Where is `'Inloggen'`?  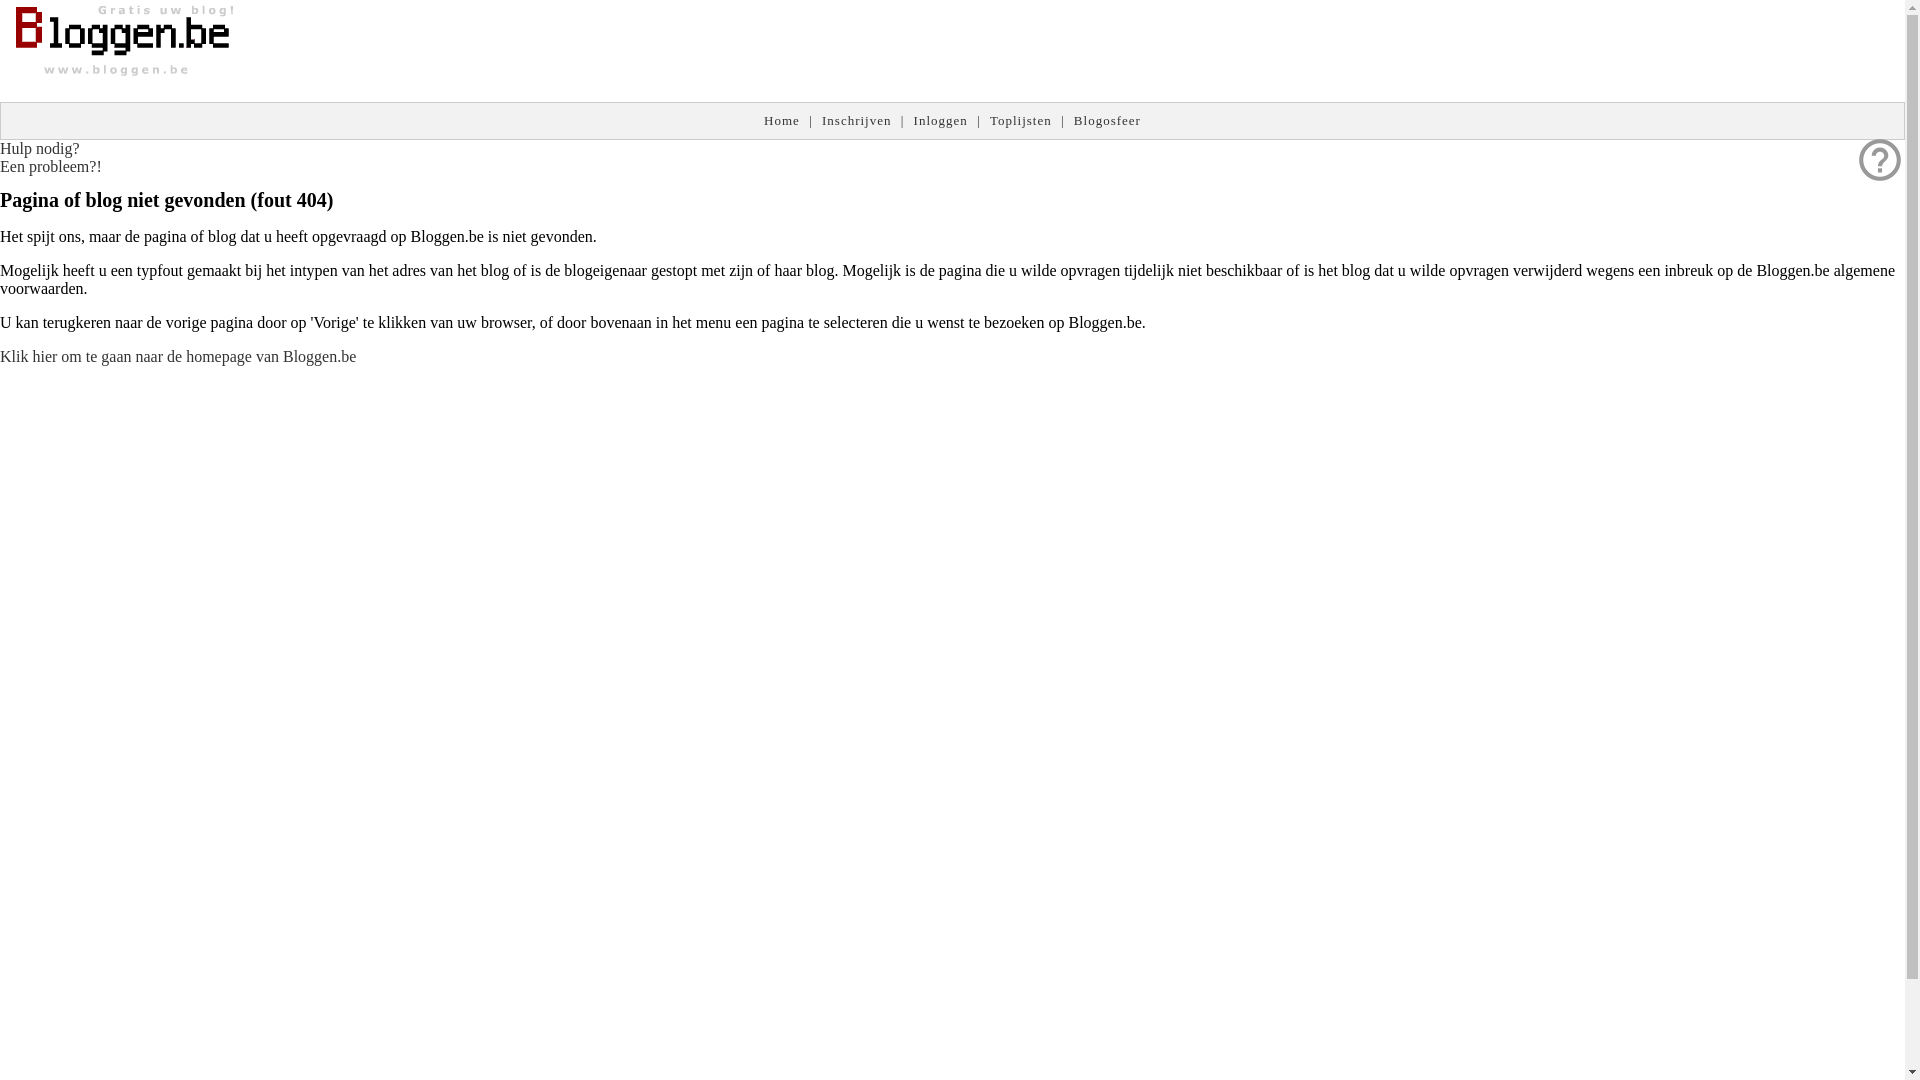 'Inloggen' is located at coordinates (939, 120).